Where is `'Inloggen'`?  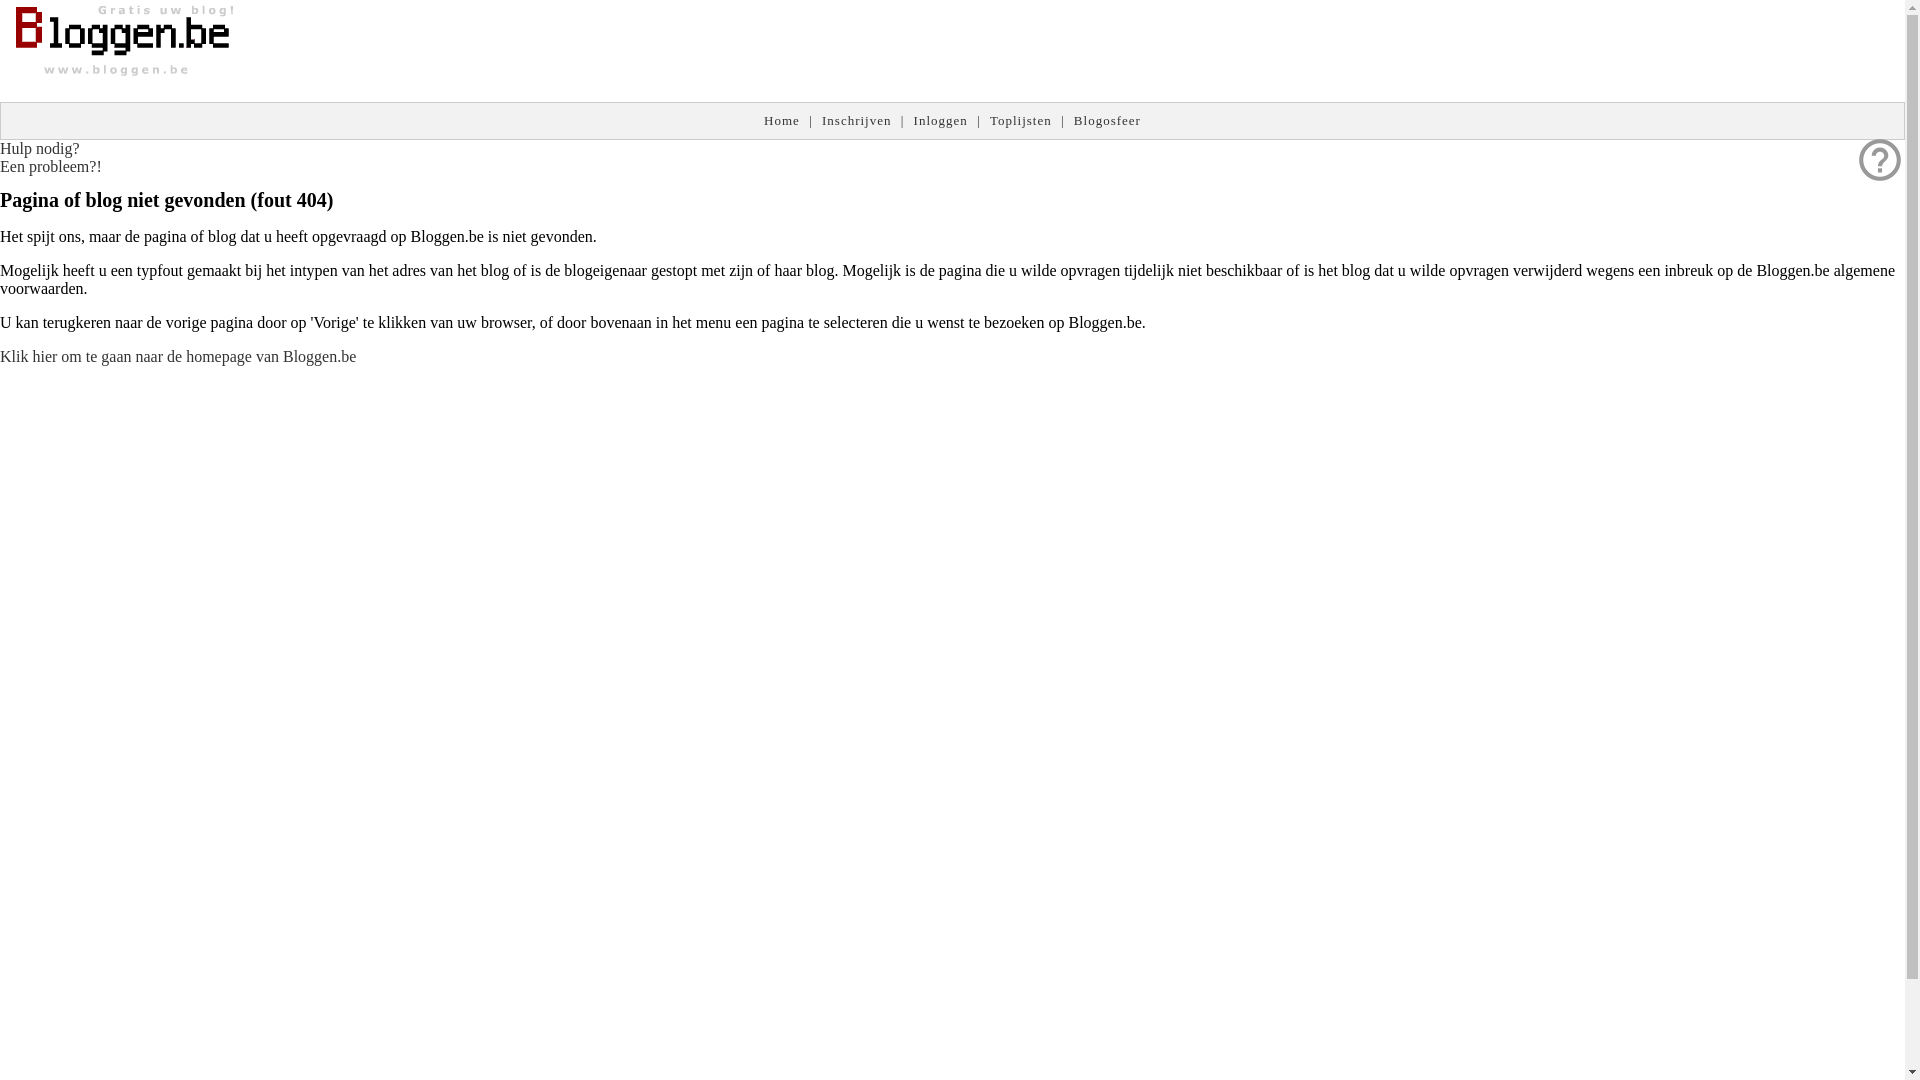 'Inloggen' is located at coordinates (939, 120).